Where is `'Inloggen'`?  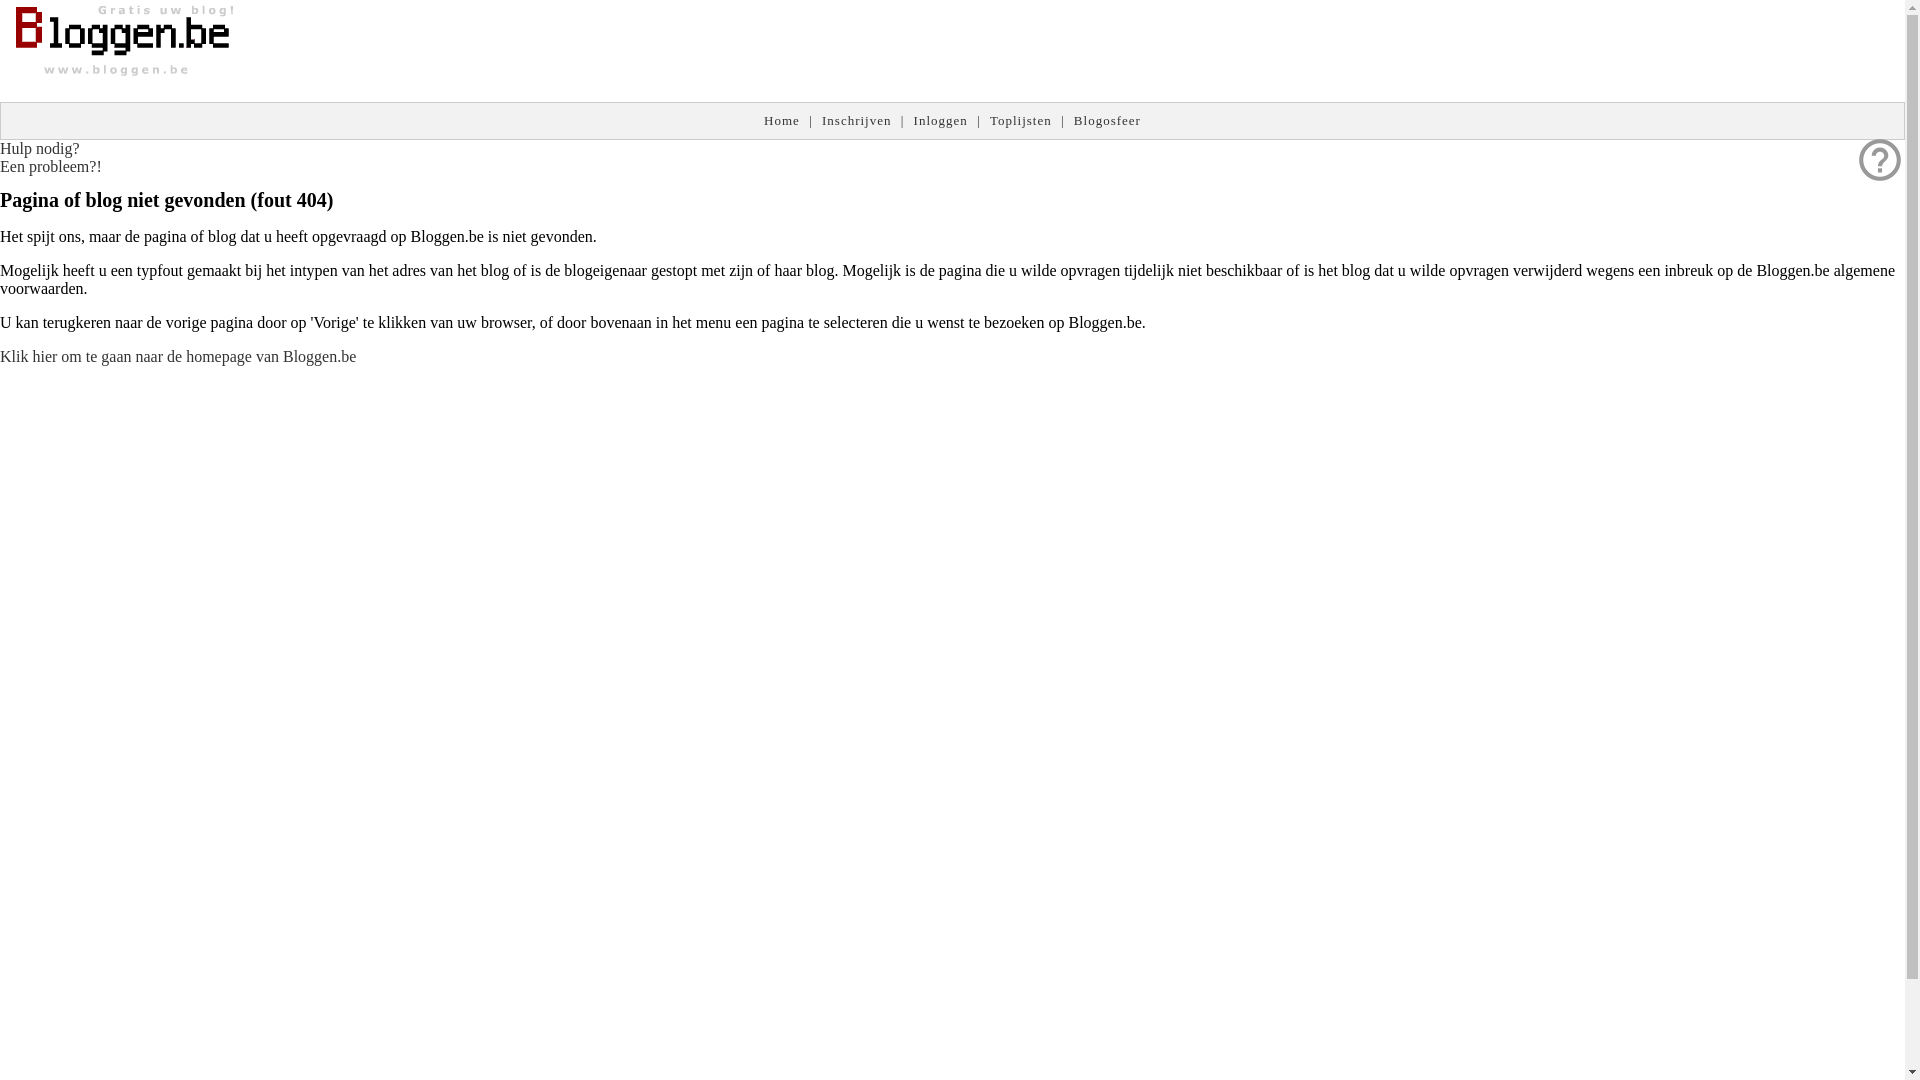 'Inloggen' is located at coordinates (939, 120).